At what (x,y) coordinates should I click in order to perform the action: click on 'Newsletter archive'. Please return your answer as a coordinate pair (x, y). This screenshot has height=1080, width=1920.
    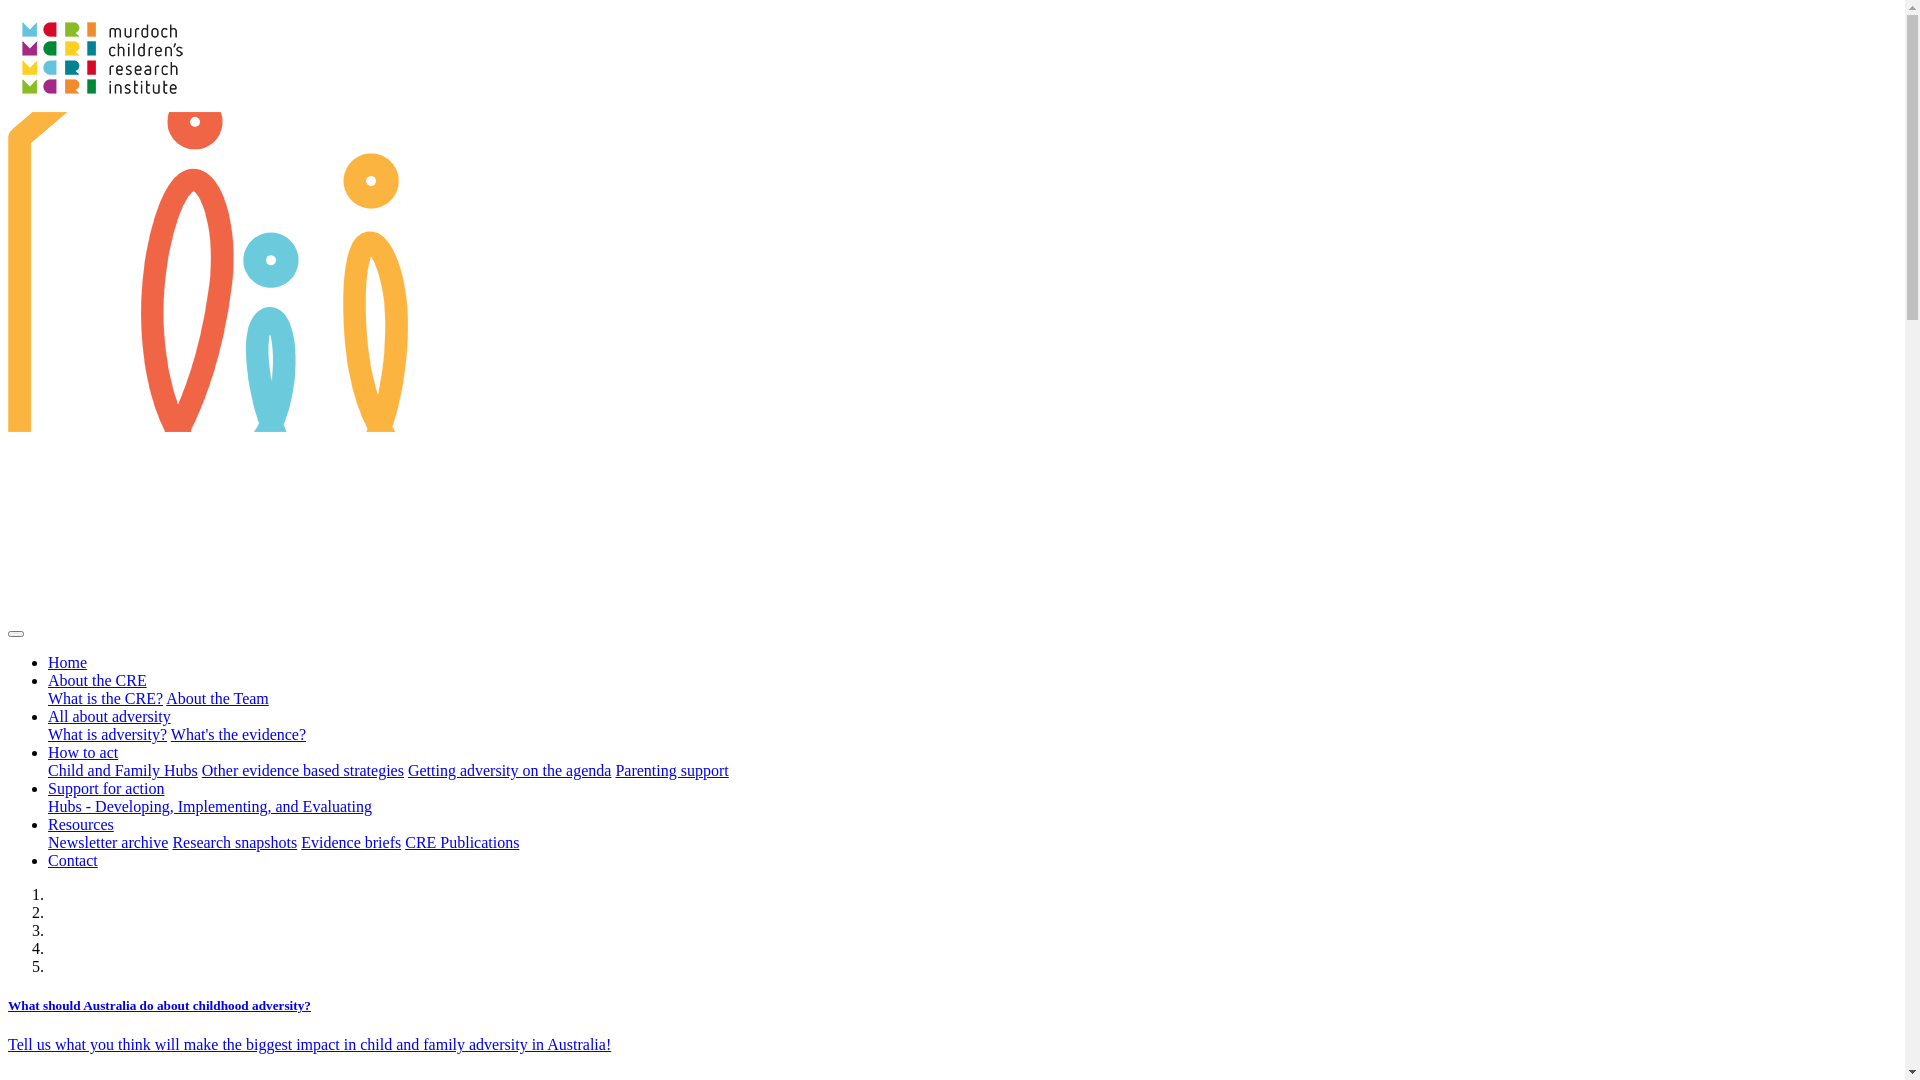
    Looking at the image, I should click on (106, 842).